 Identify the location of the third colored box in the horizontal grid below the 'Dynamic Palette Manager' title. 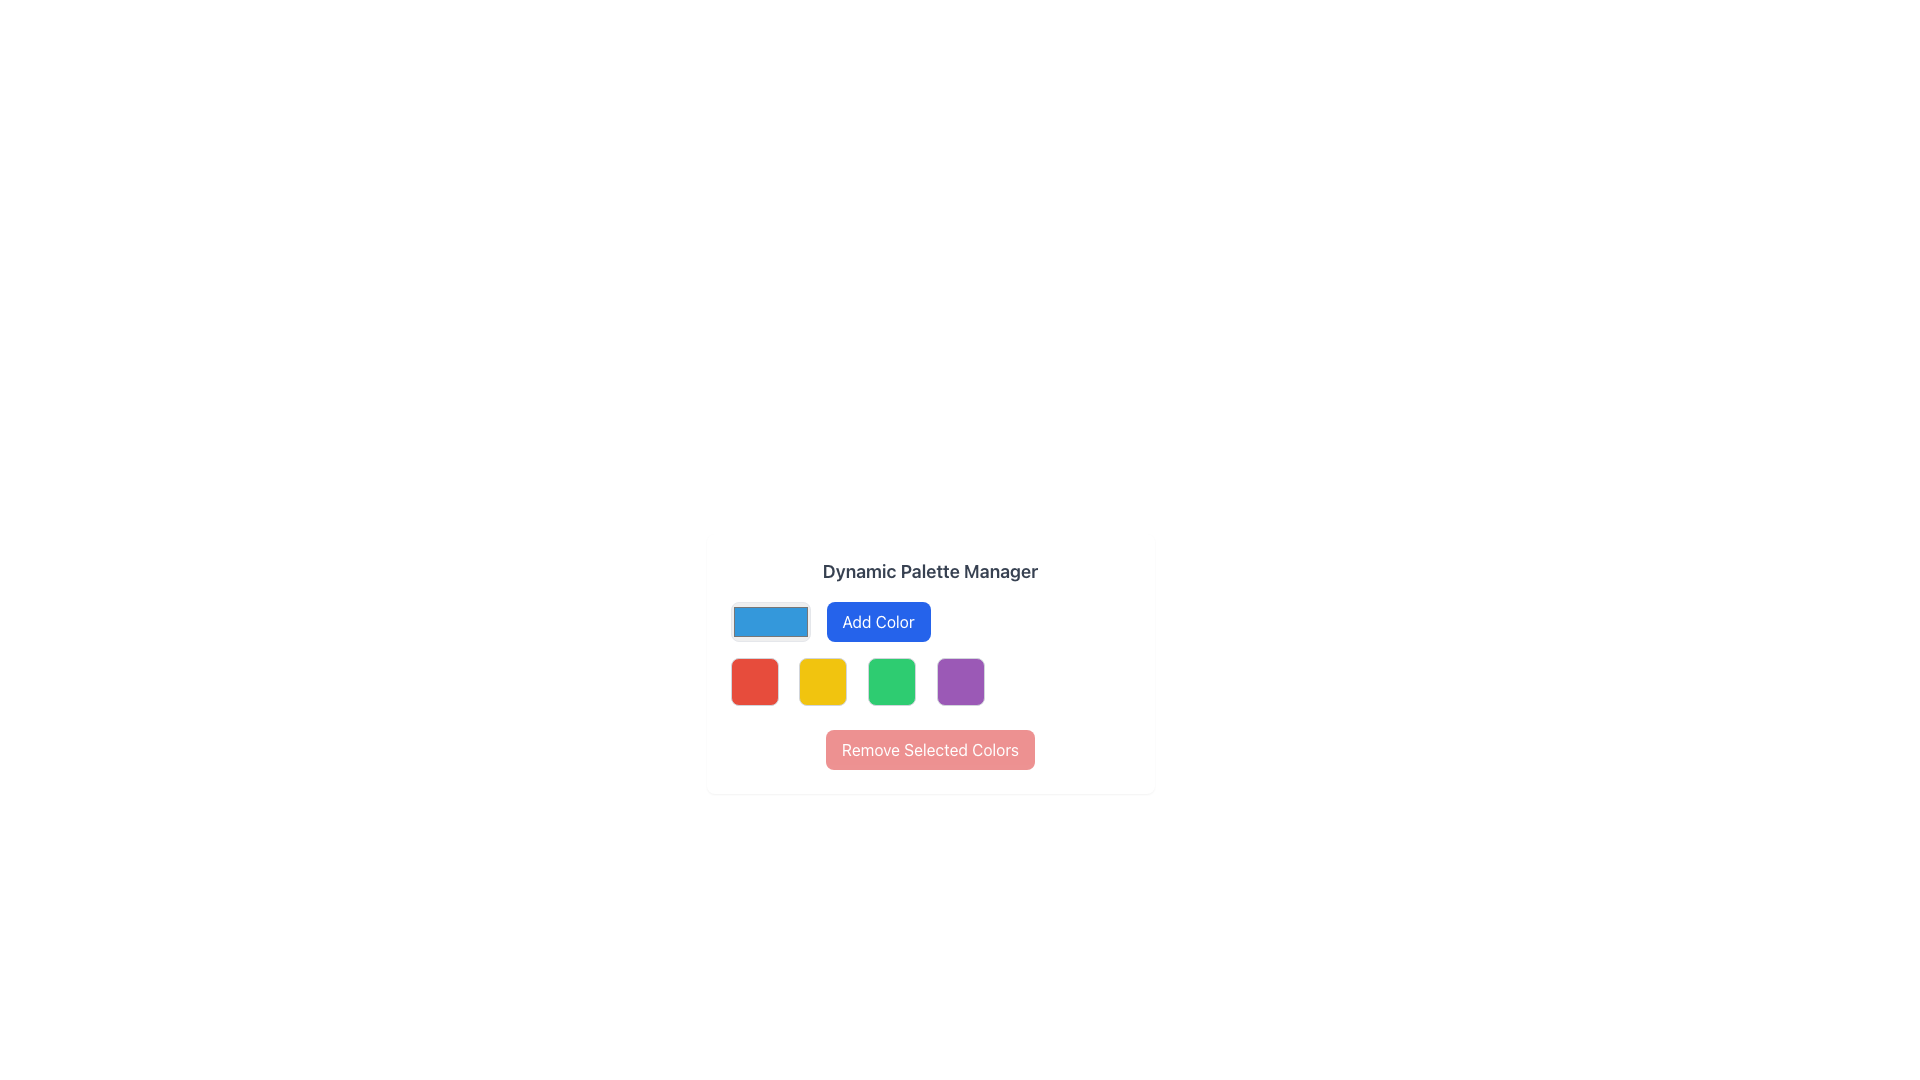
(890, 681).